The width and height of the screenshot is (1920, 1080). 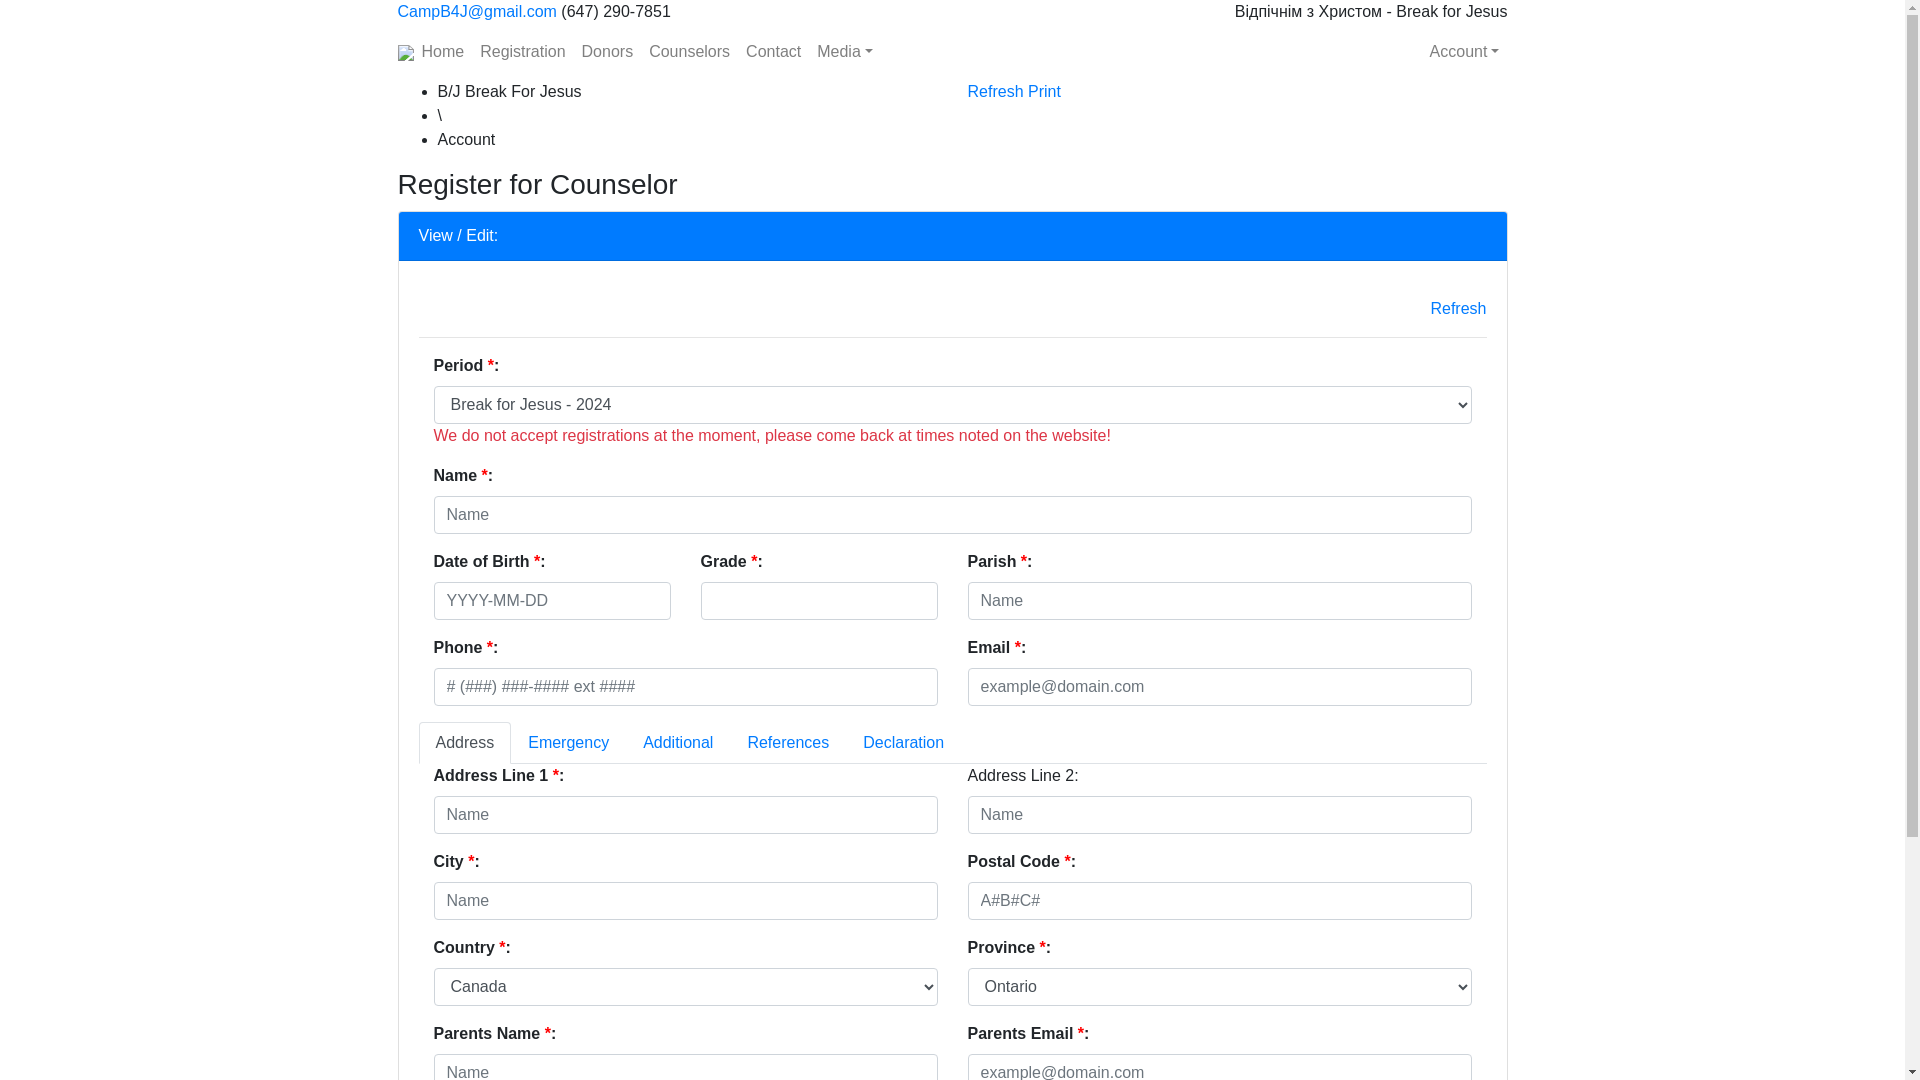 I want to click on 'Address', so click(x=416, y=743).